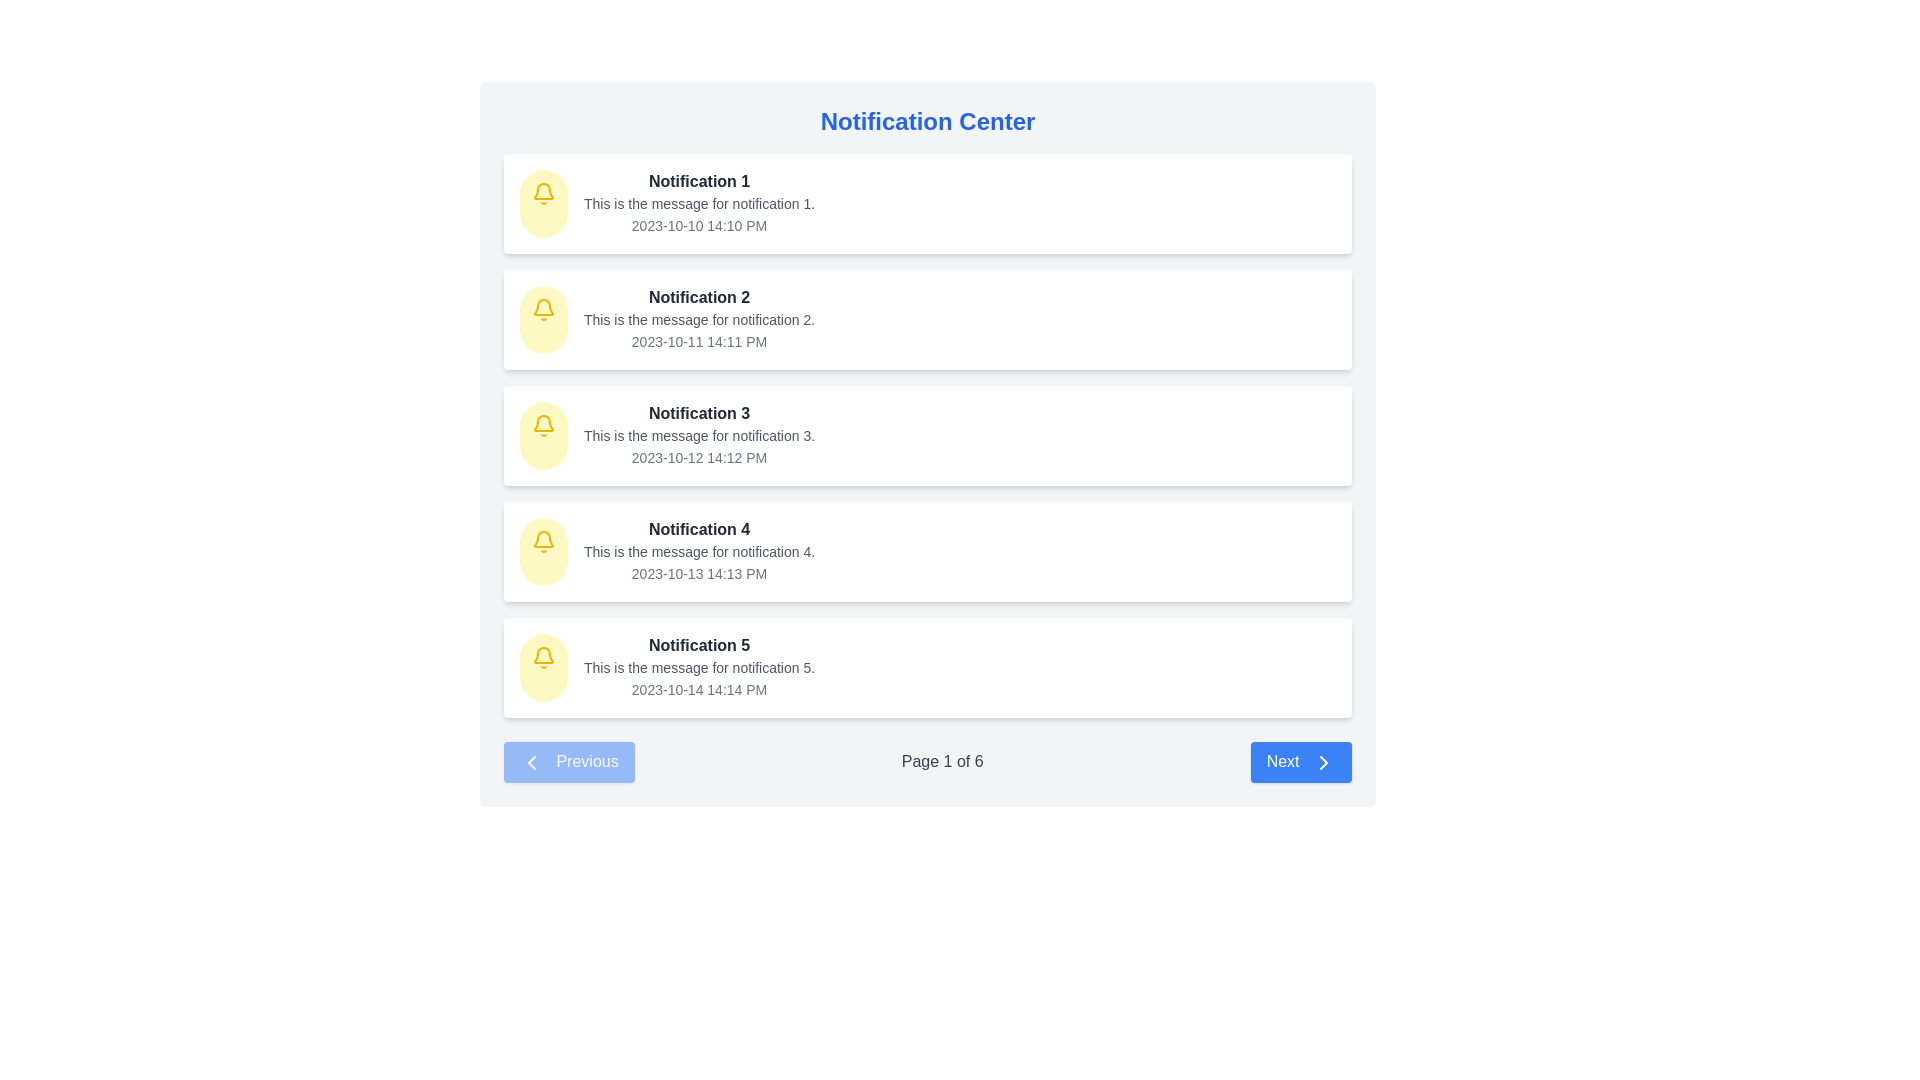 This screenshot has width=1920, height=1080. I want to click on the yellow bell icon located to the left of the notification text for 'Notification 2' in the second row of the notification list, so click(543, 309).